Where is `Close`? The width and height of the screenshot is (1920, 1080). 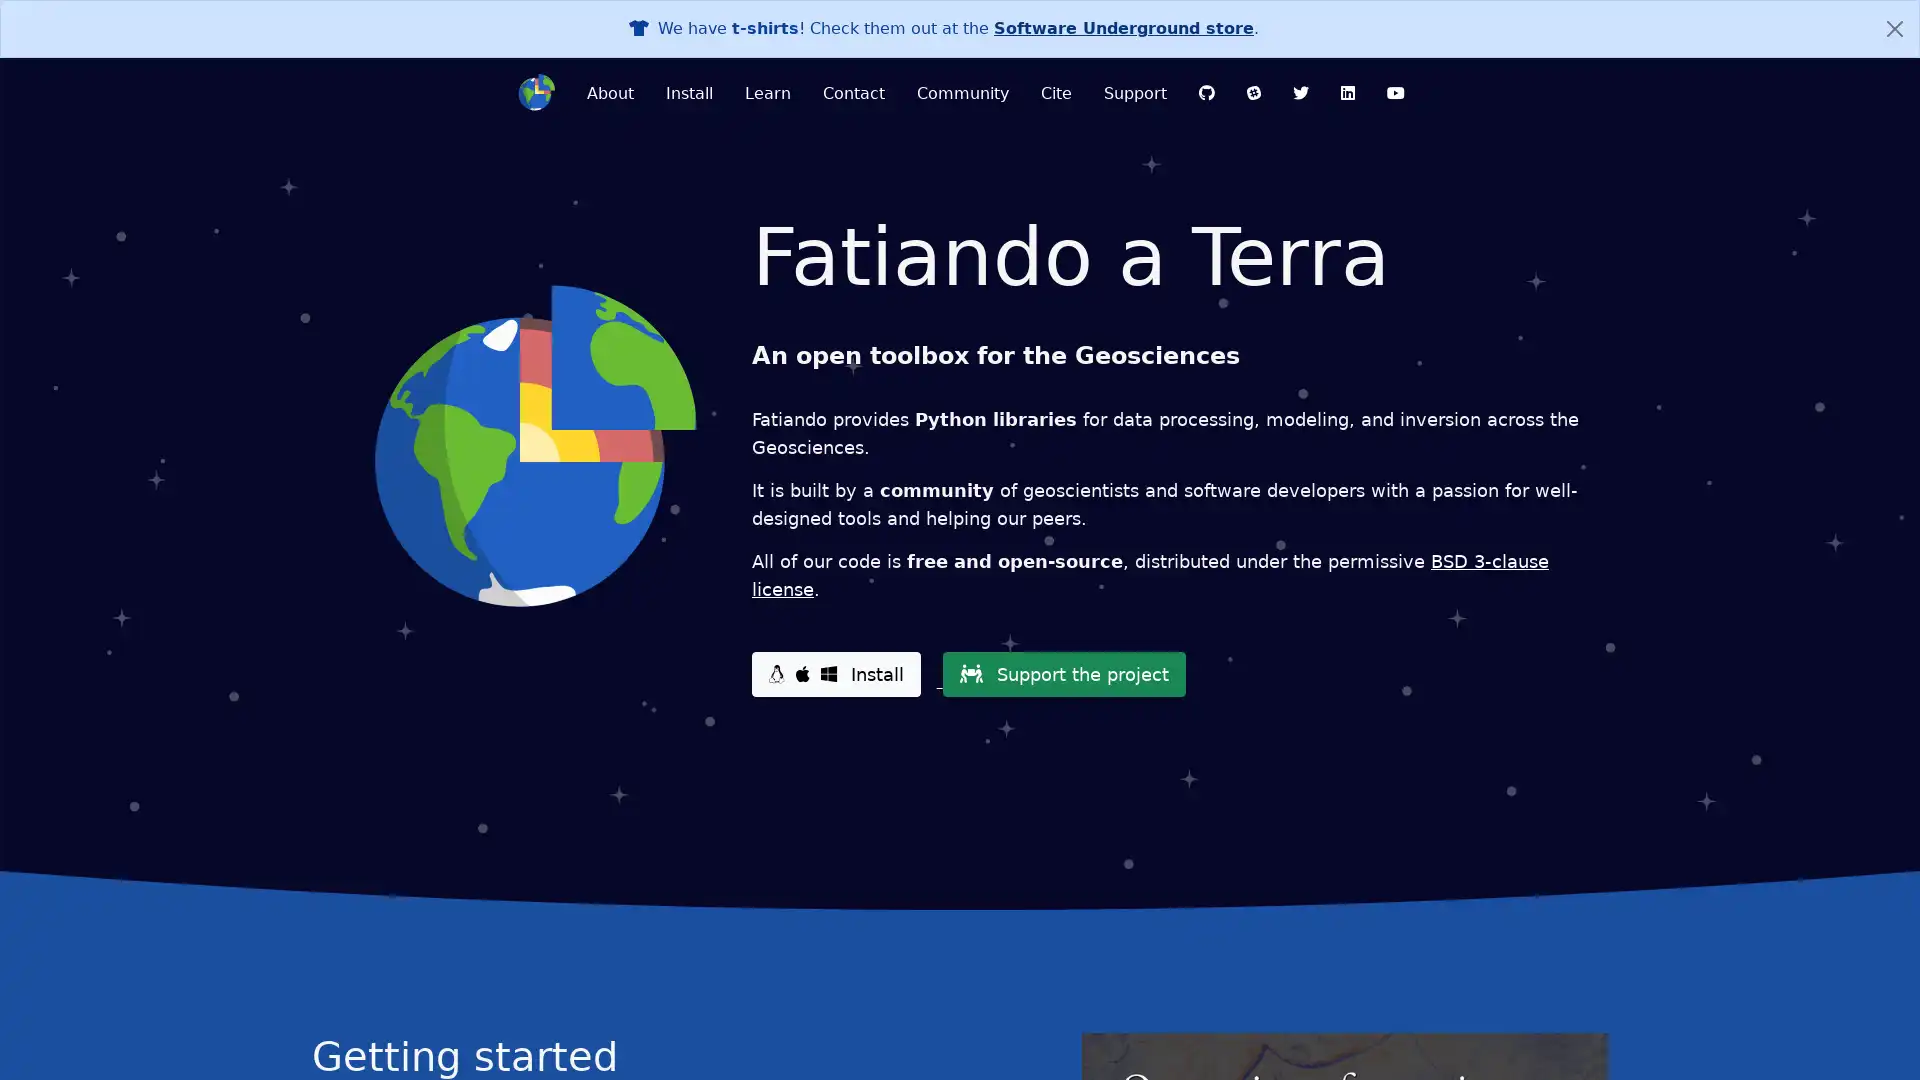
Close is located at coordinates (1894, 29).